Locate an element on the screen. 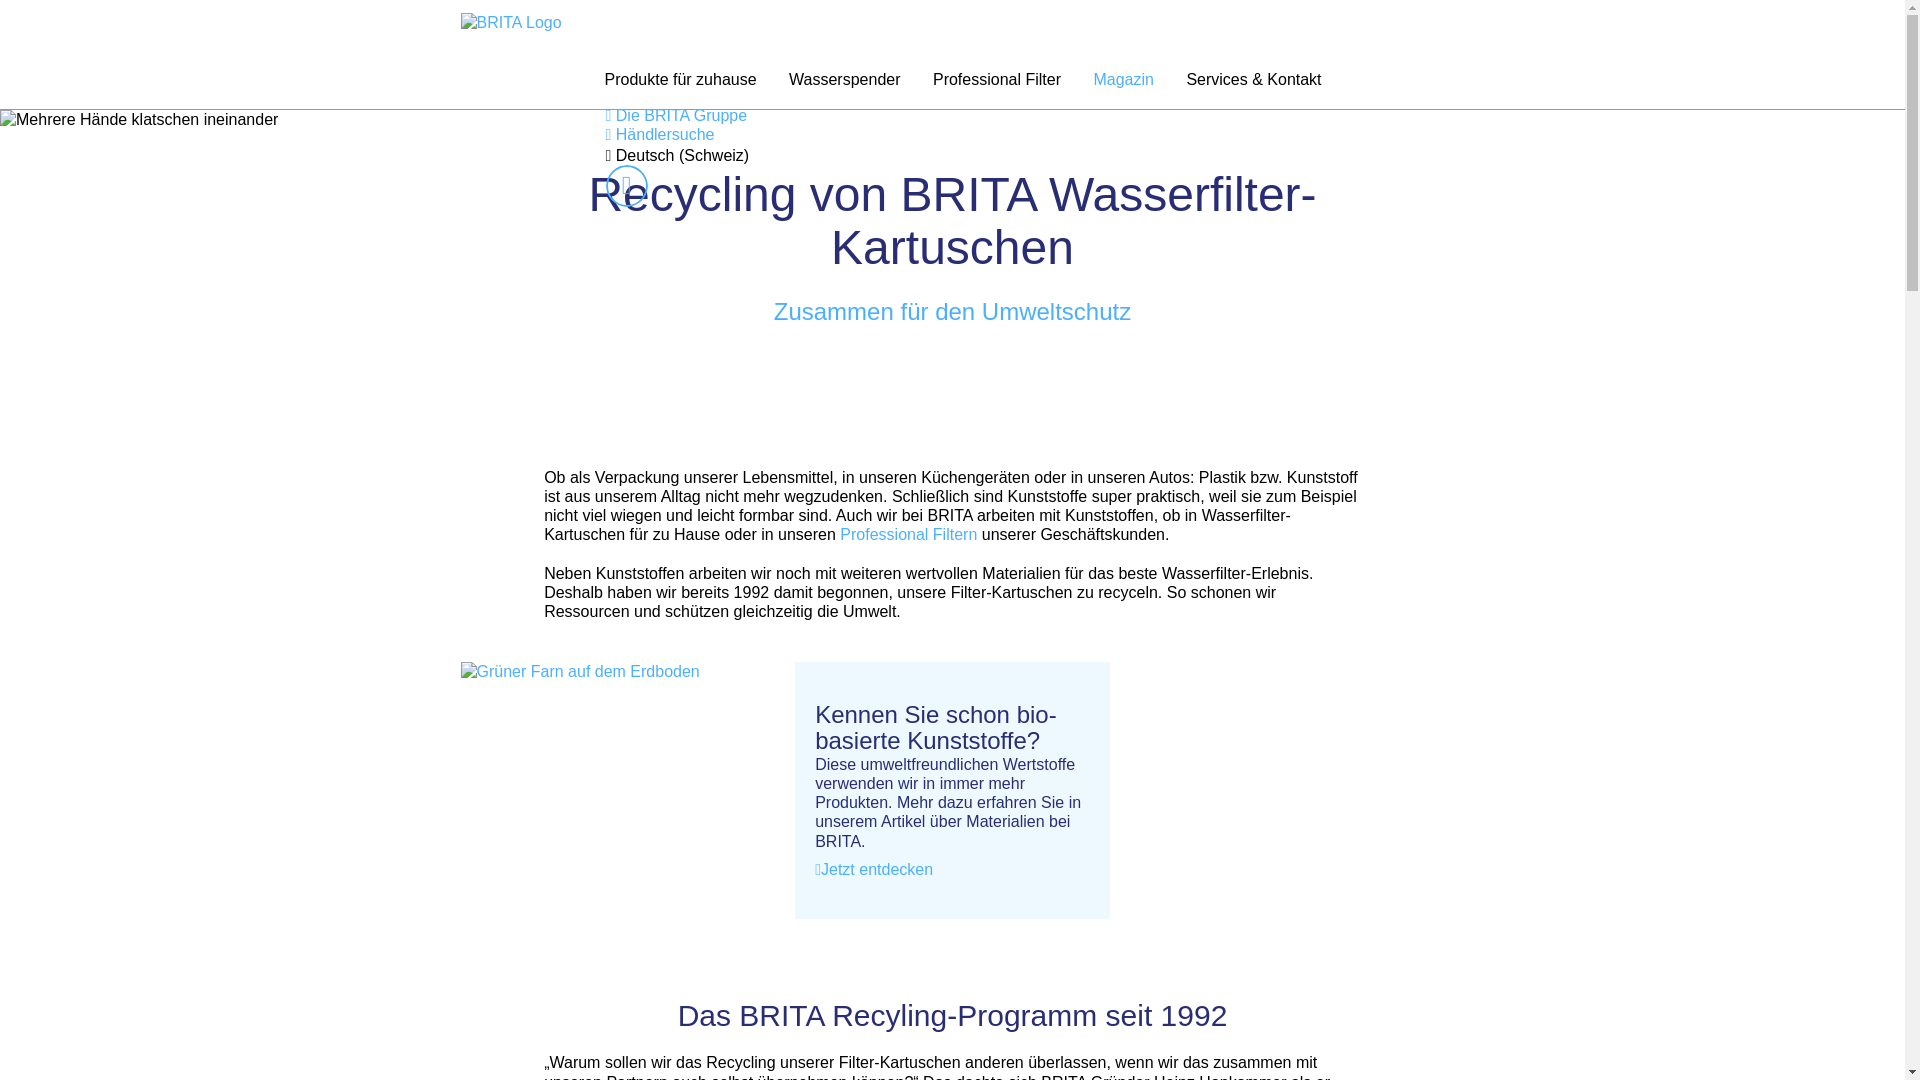  'Wasserspender' is located at coordinates (844, 80).